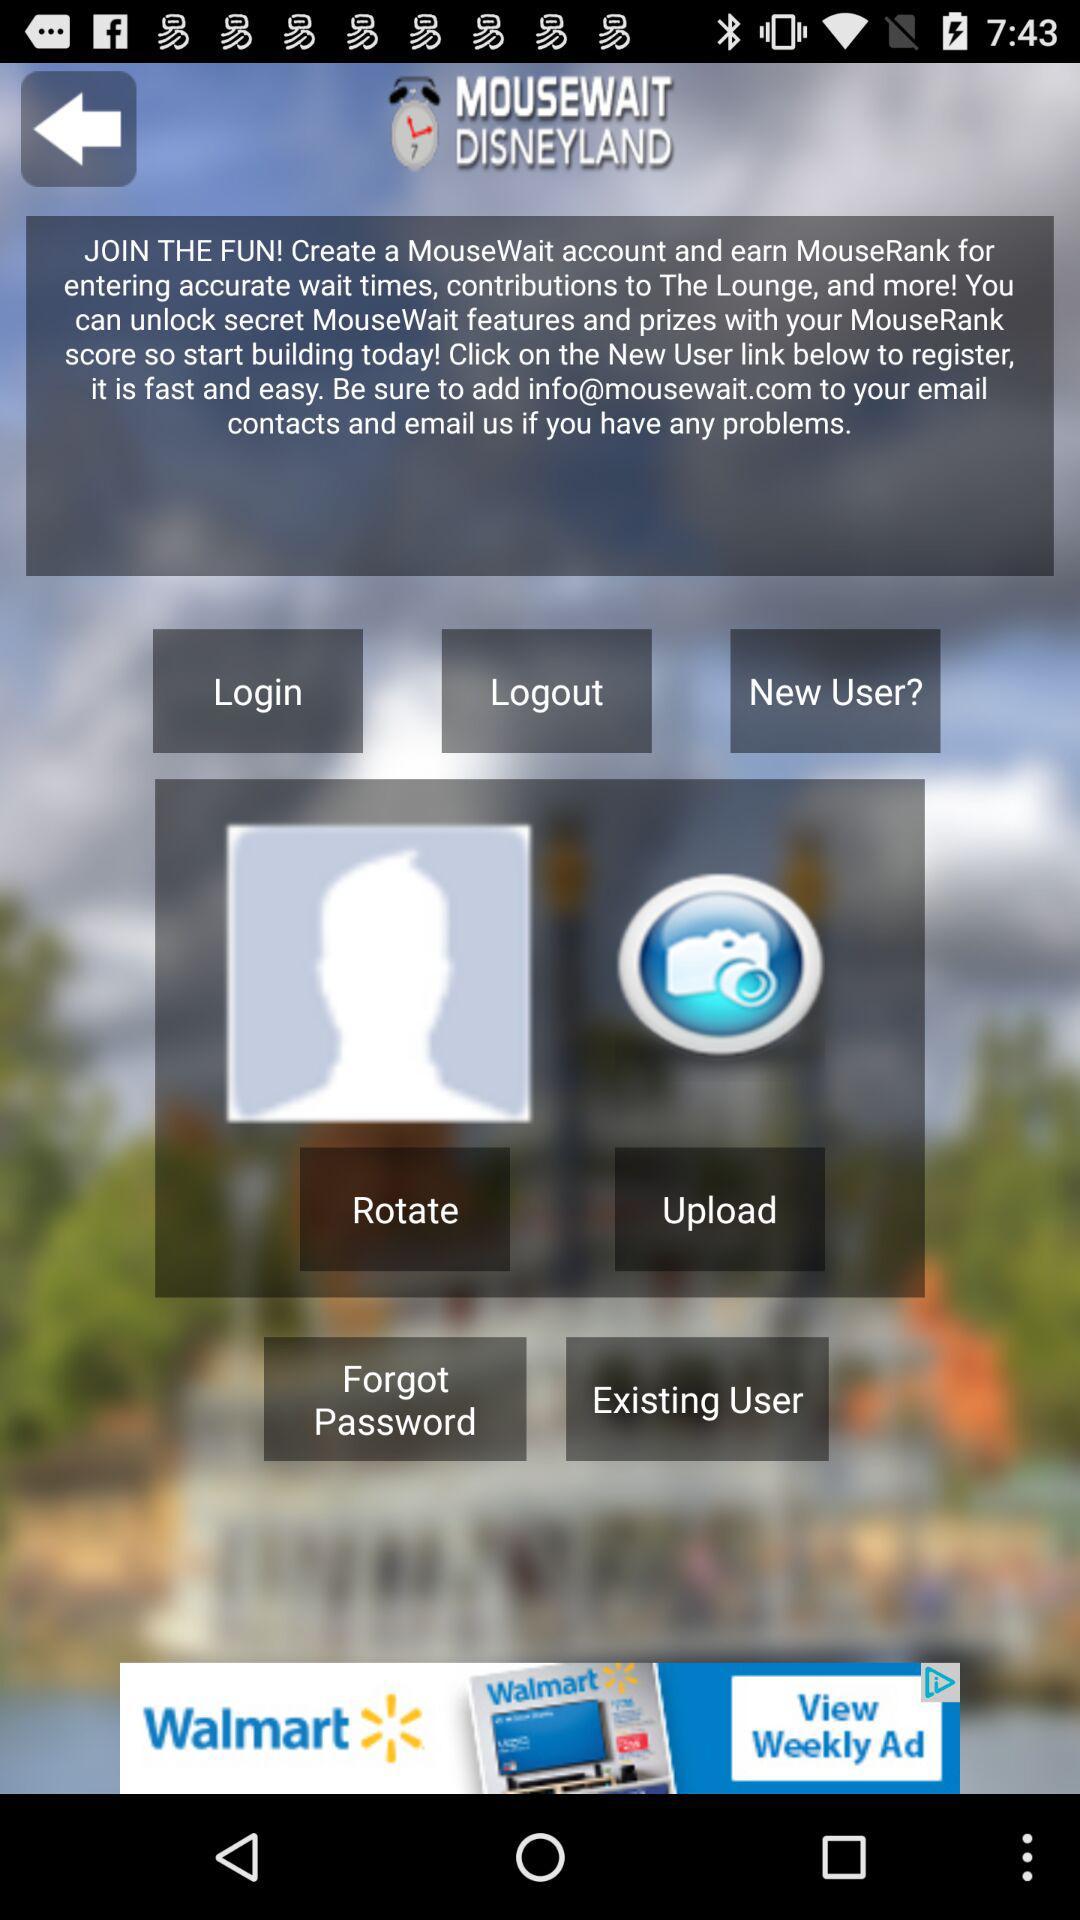 The image size is (1080, 1920). I want to click on previous option, so click(77, 128).